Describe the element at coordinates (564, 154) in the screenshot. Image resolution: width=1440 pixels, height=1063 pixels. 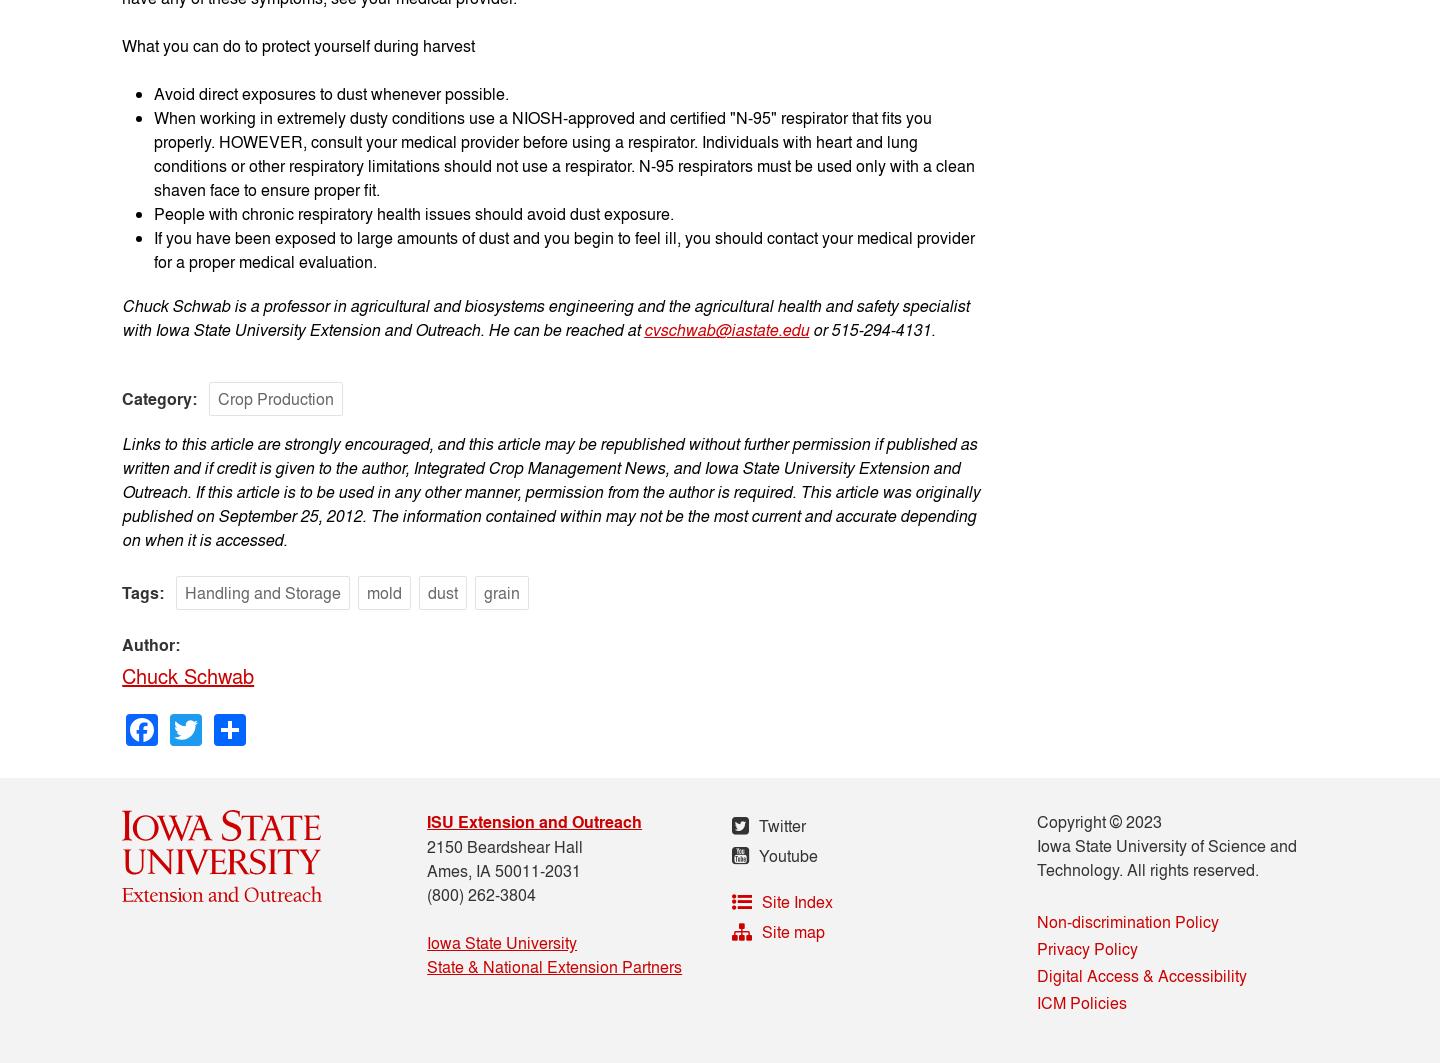
I see `'When working in extremely dusty conditions use a NIOSH-approved and certified "N-95" respirator that fits you properly. HOWEVER, consult your medical provider before using a respirator. Individuals with heart and lung conditions or other respiratory limitations should not use a respirator. N-95 respirators must be used only with a clean shaven face to ensure proper fit.'` at that location.